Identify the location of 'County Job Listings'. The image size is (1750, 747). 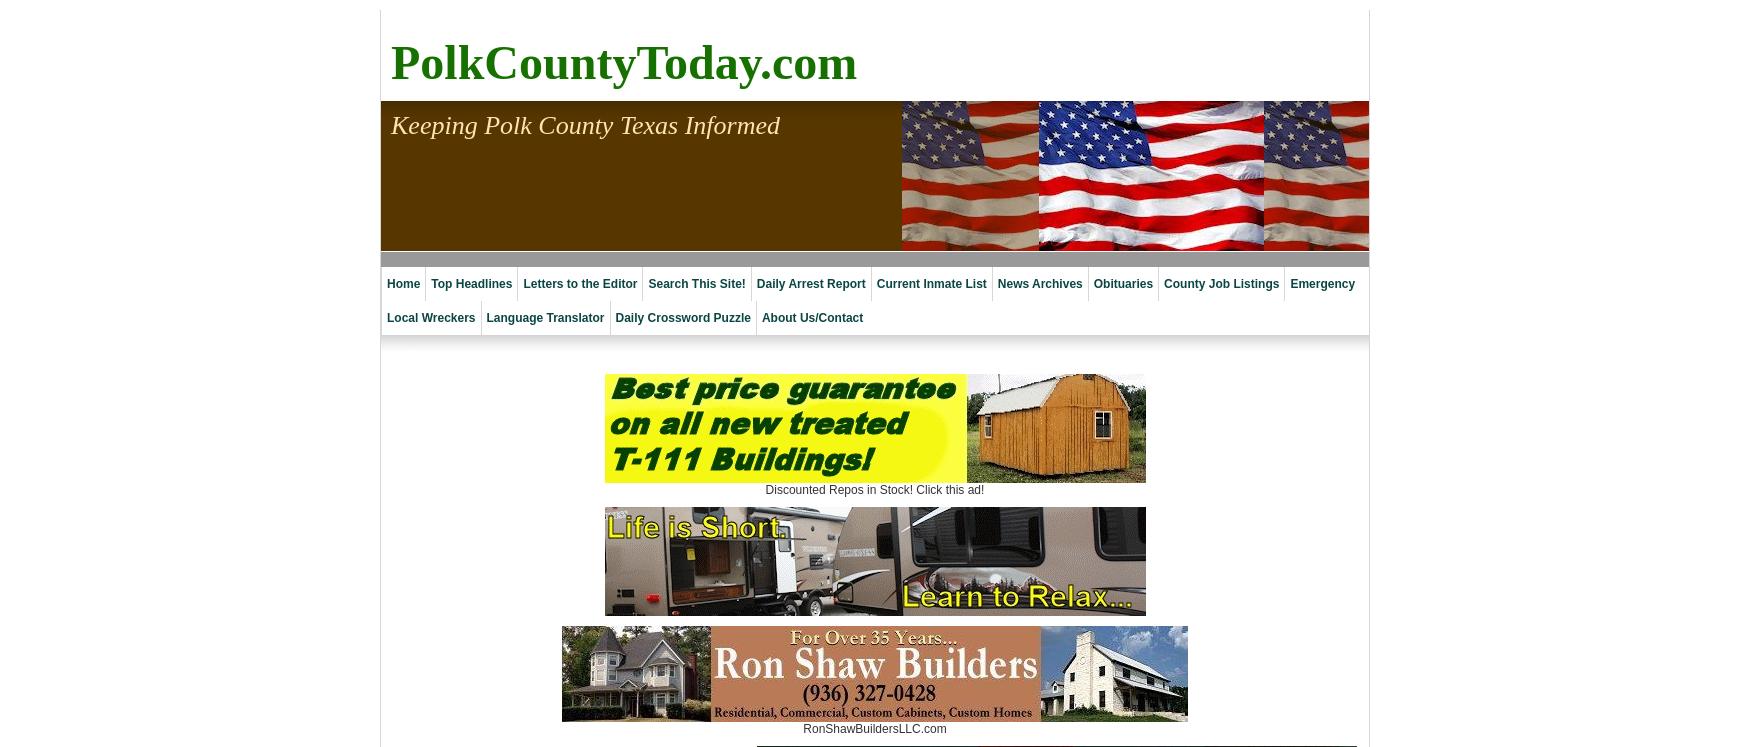
(1221, 284).